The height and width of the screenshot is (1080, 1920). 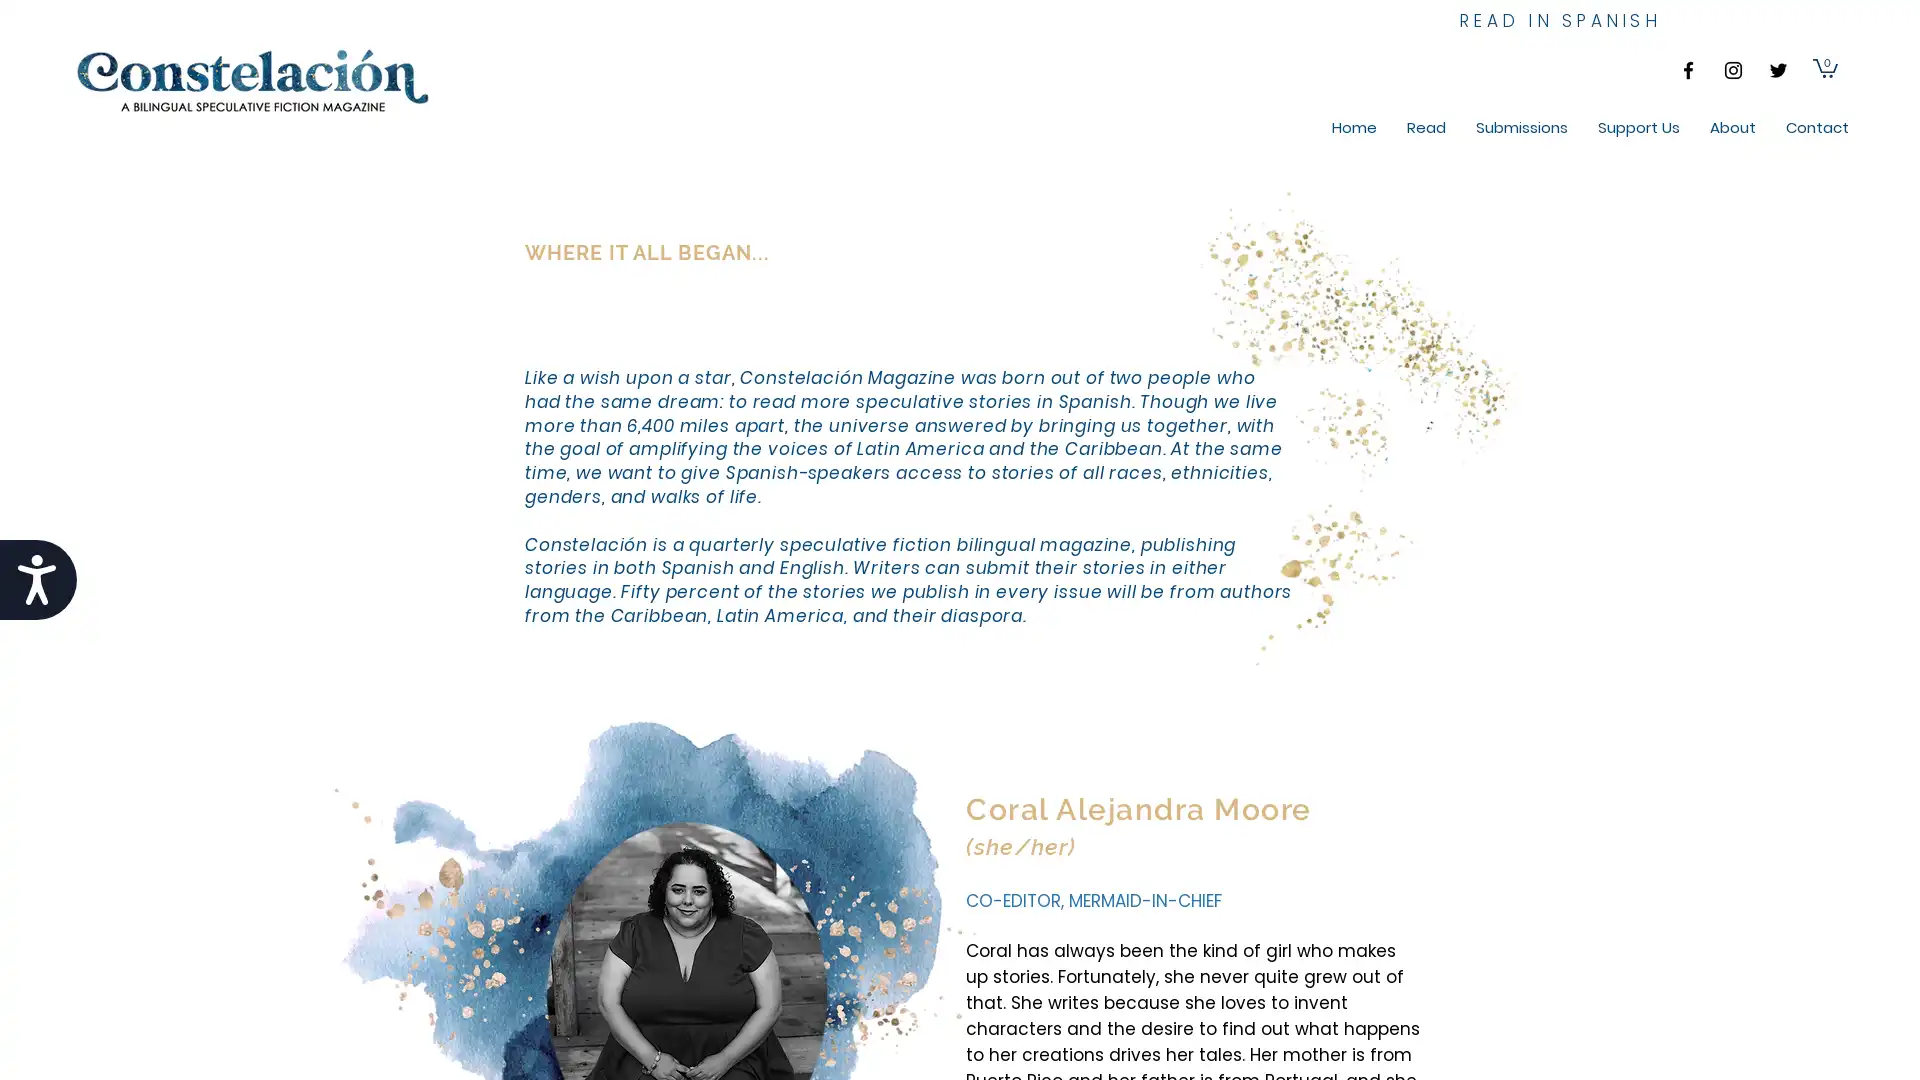 I want to click on Cookie Settings, so click(x=1703, y=1044).